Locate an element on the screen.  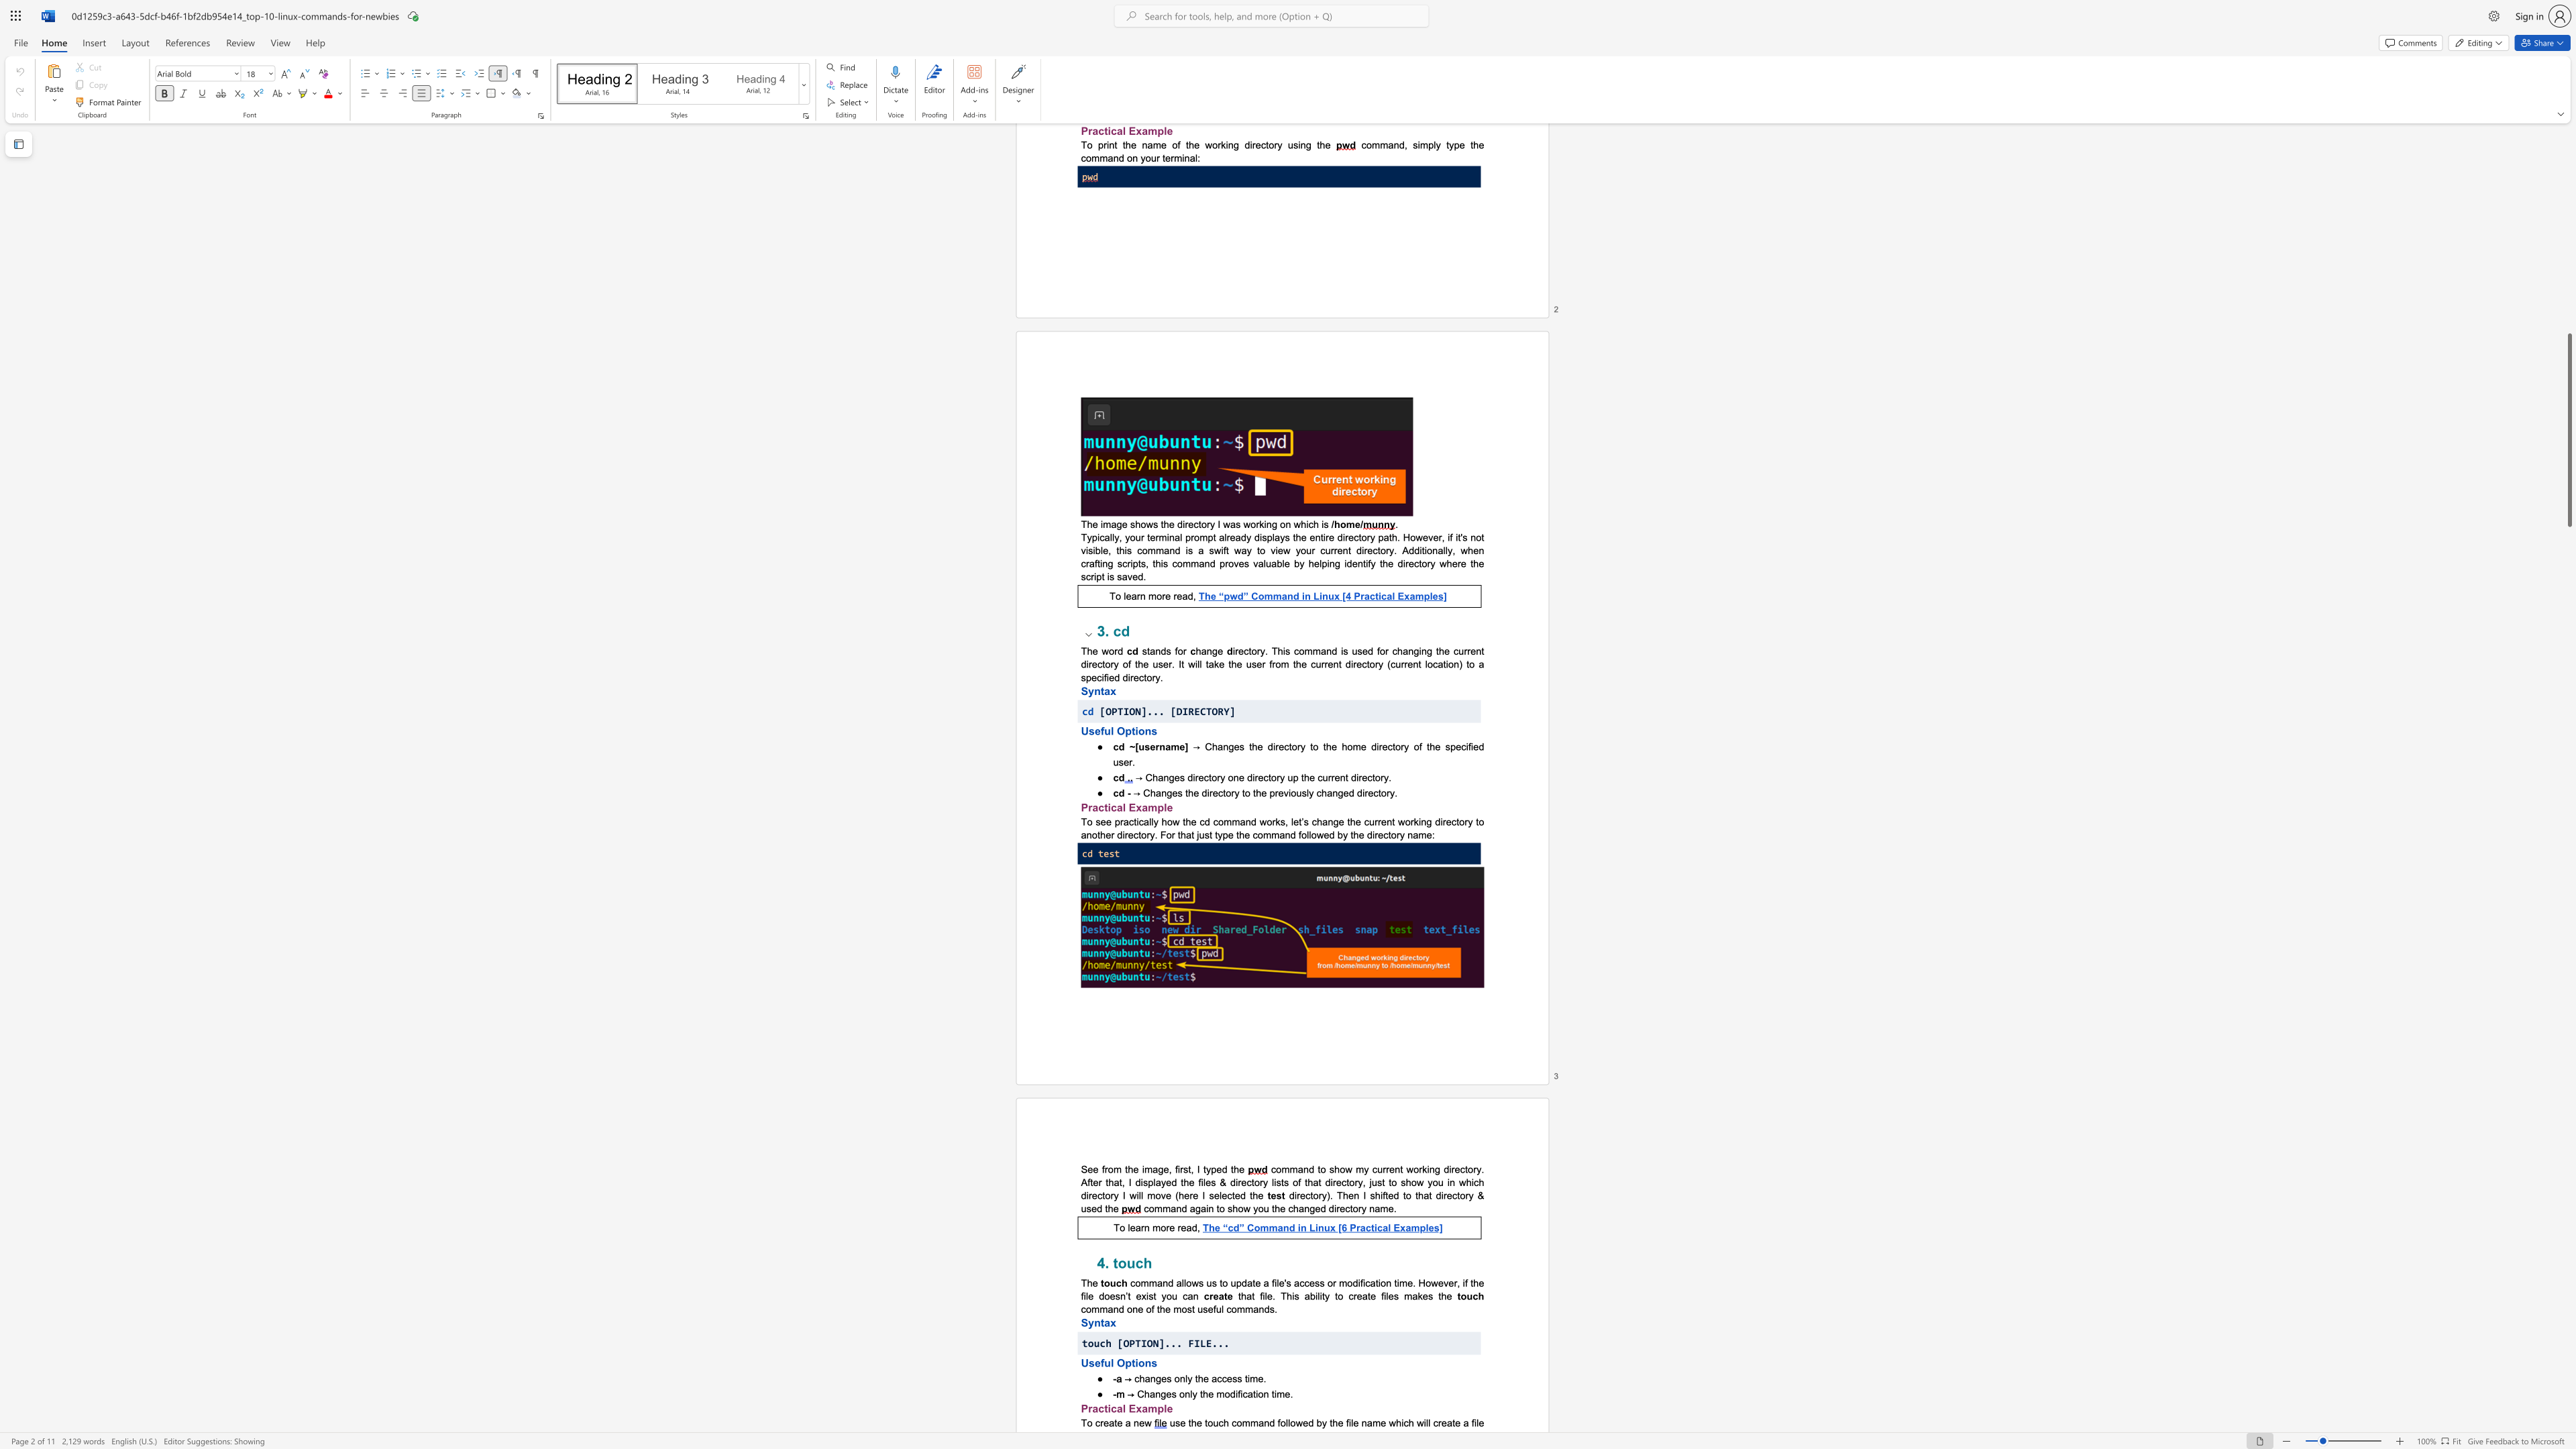
the 3th character "t" in the text is located at coordinates (1242, 791).